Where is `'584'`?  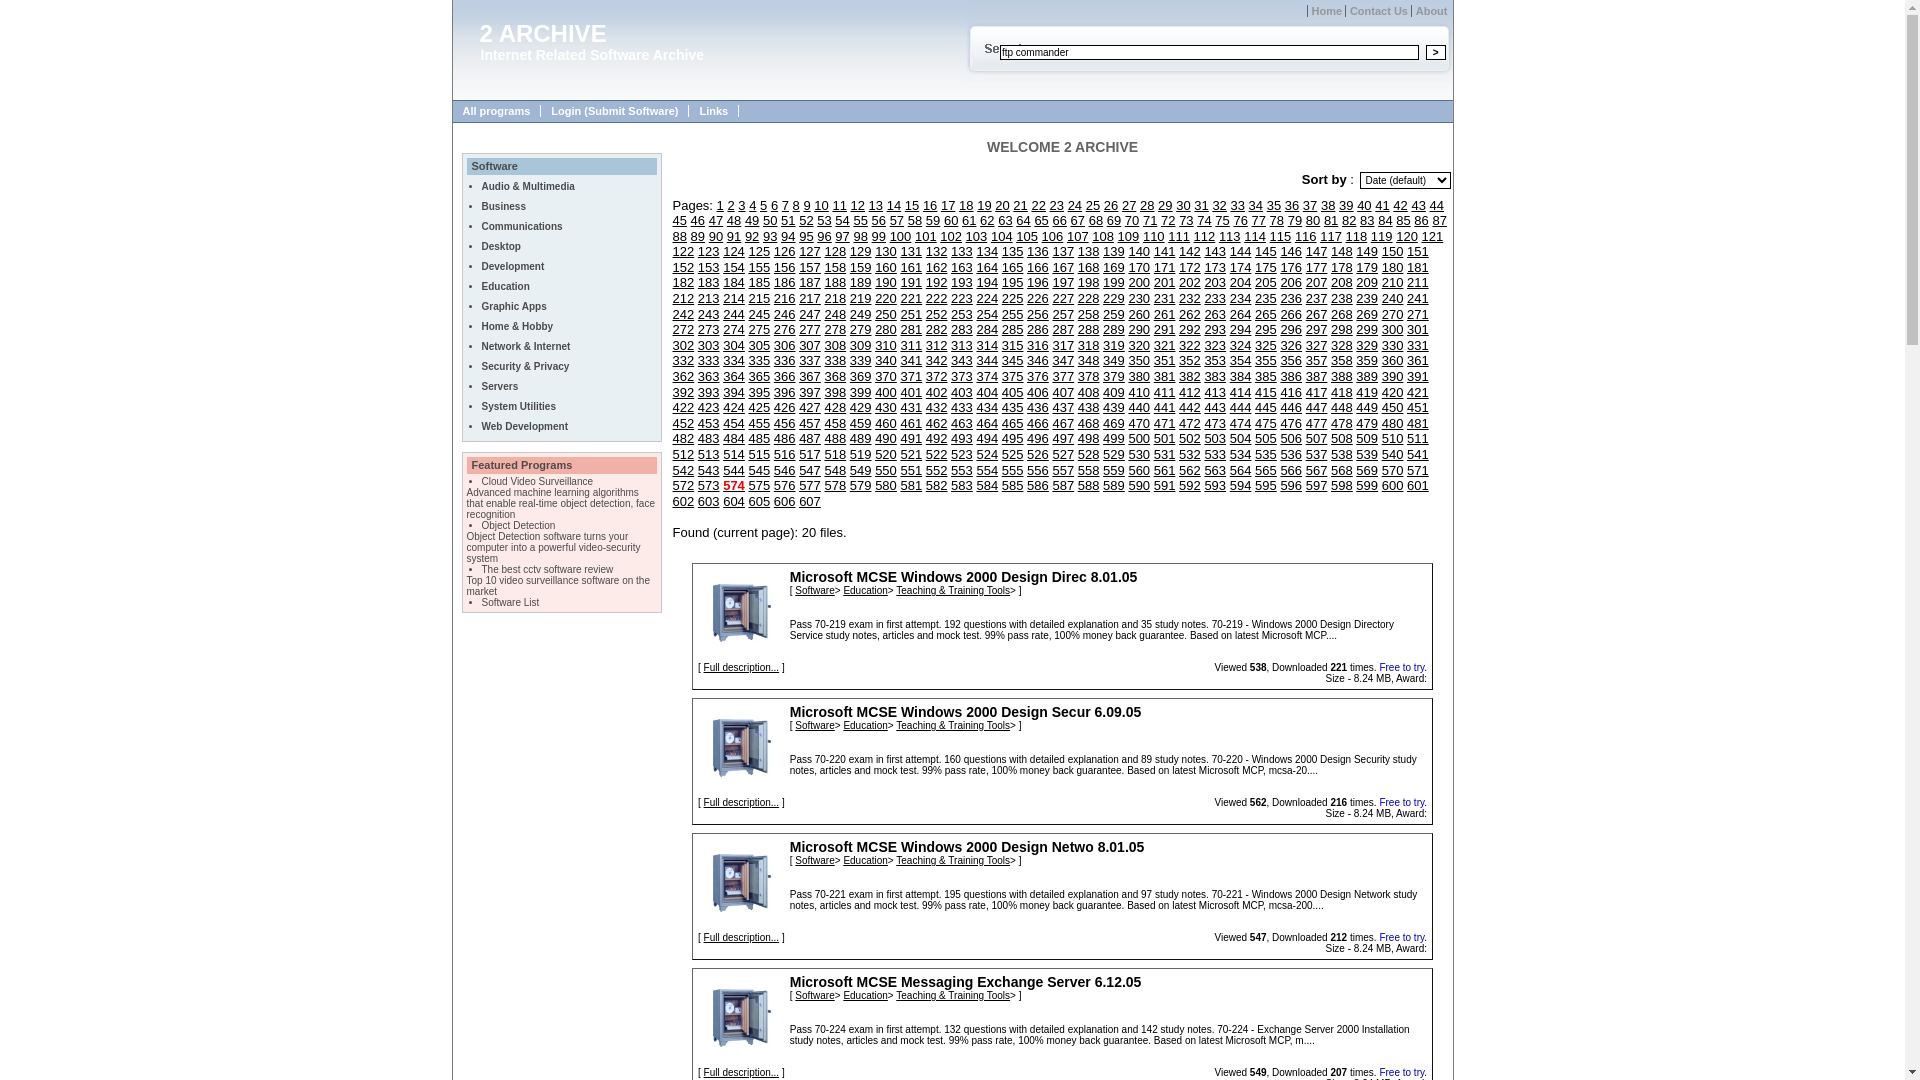 '584' is located at coordinates (987, 485).